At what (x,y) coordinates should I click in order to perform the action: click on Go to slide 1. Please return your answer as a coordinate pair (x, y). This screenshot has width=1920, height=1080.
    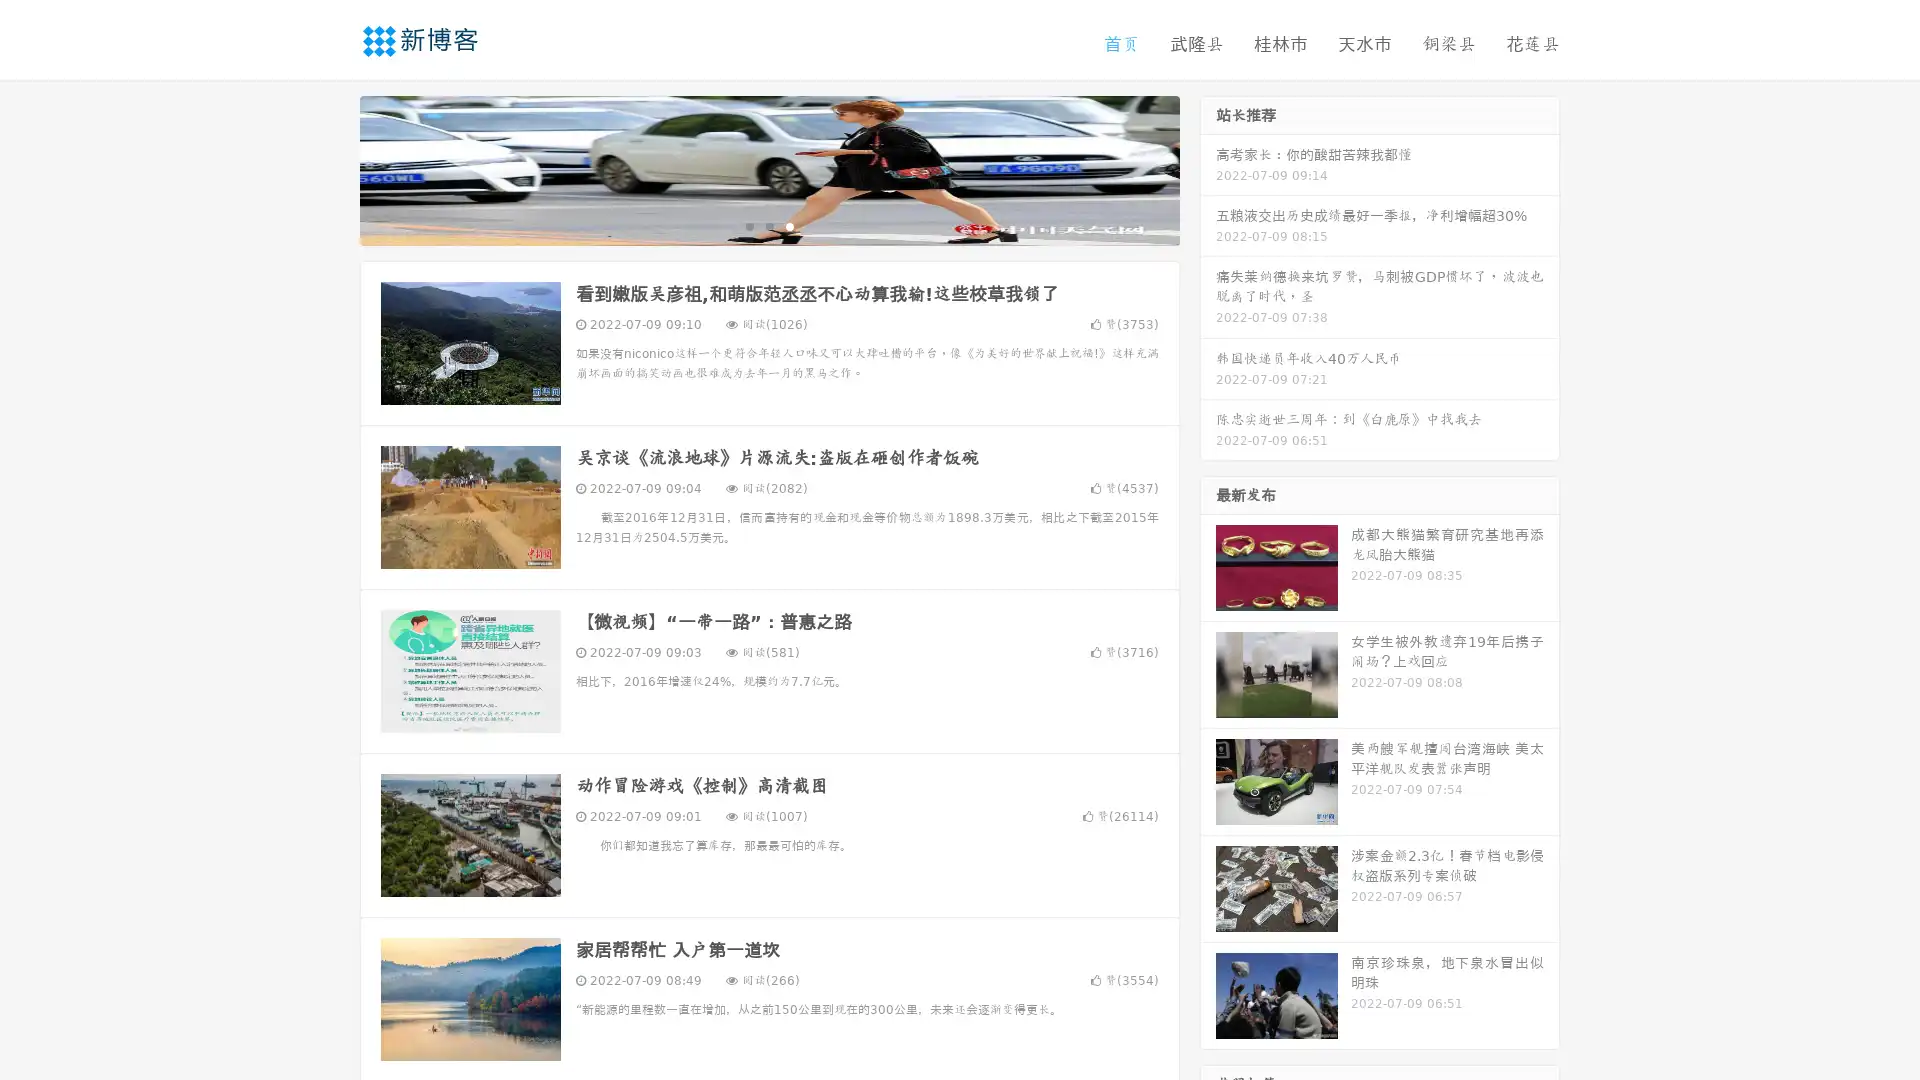
    Looking at the image, I should click on (748, 225).